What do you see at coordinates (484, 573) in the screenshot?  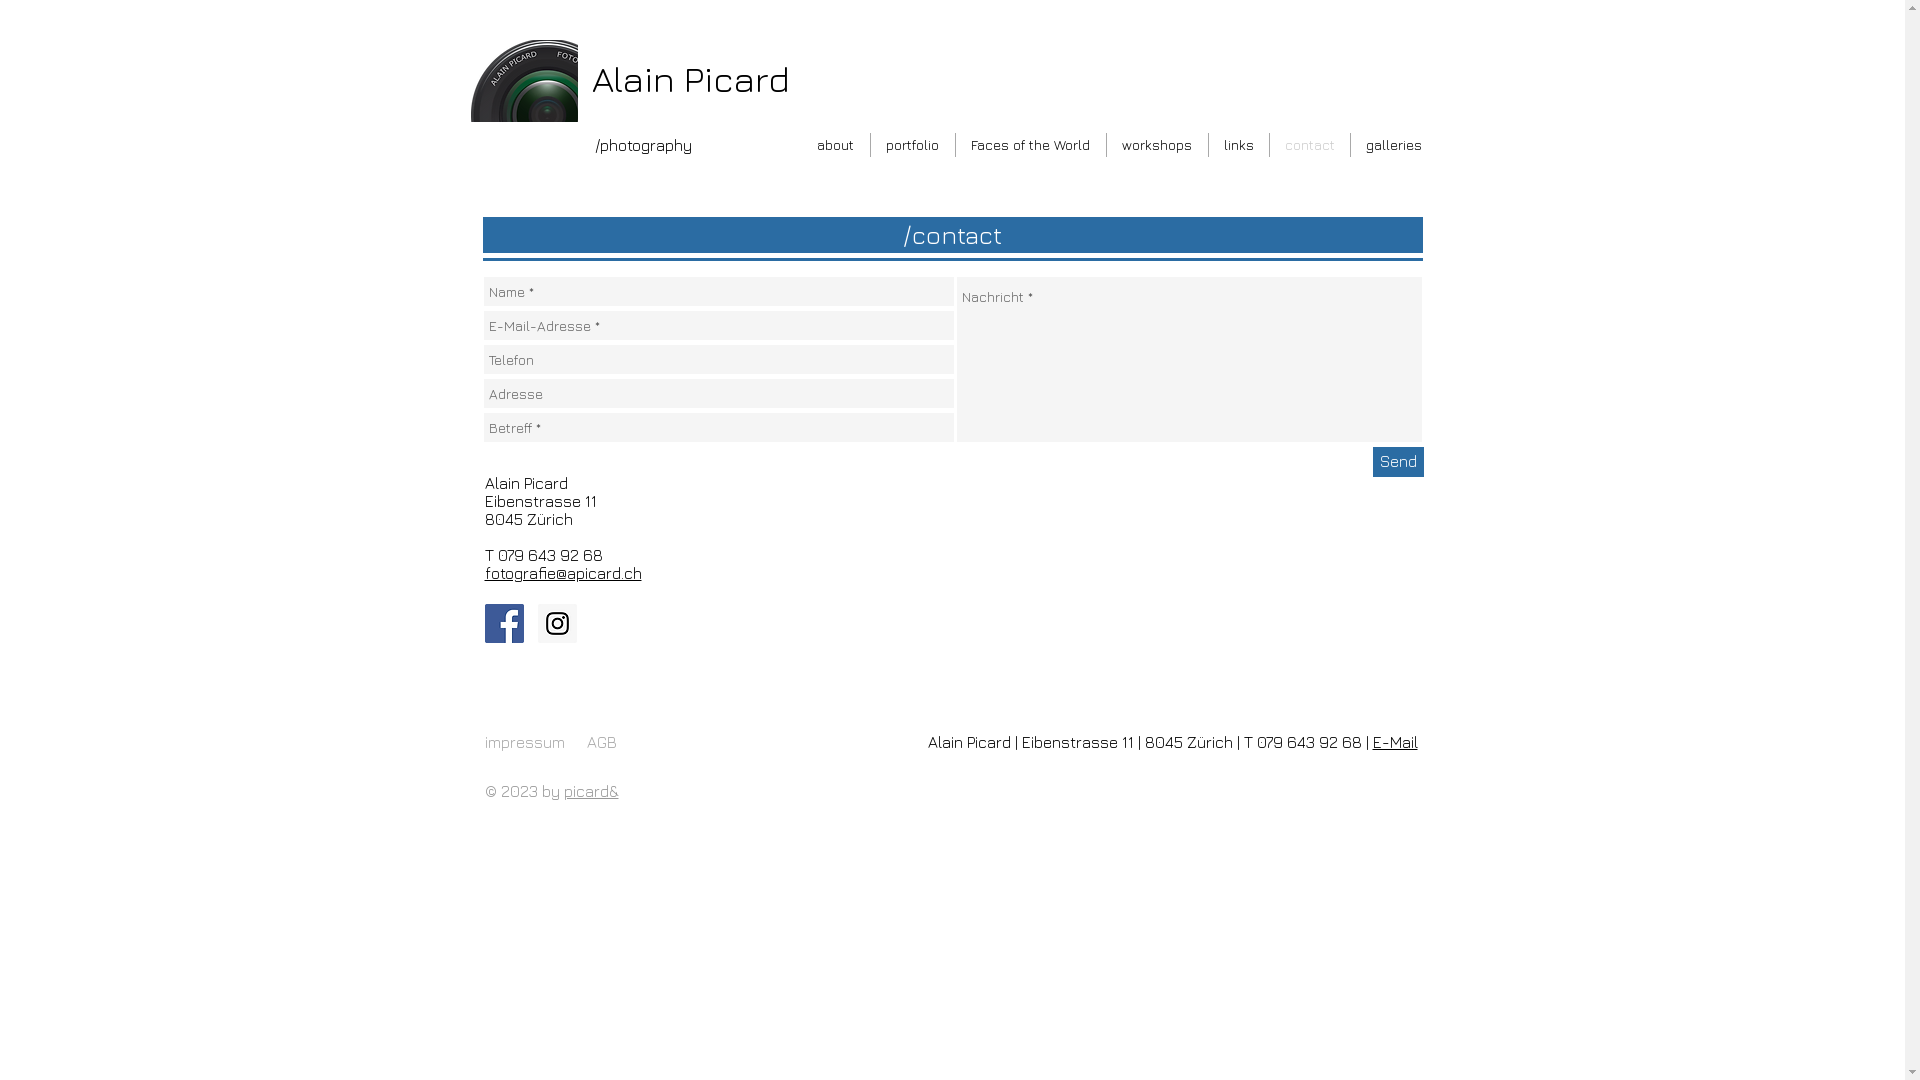 I see `'fotografie@apicard.ch'` at bounding box center [484, 573].